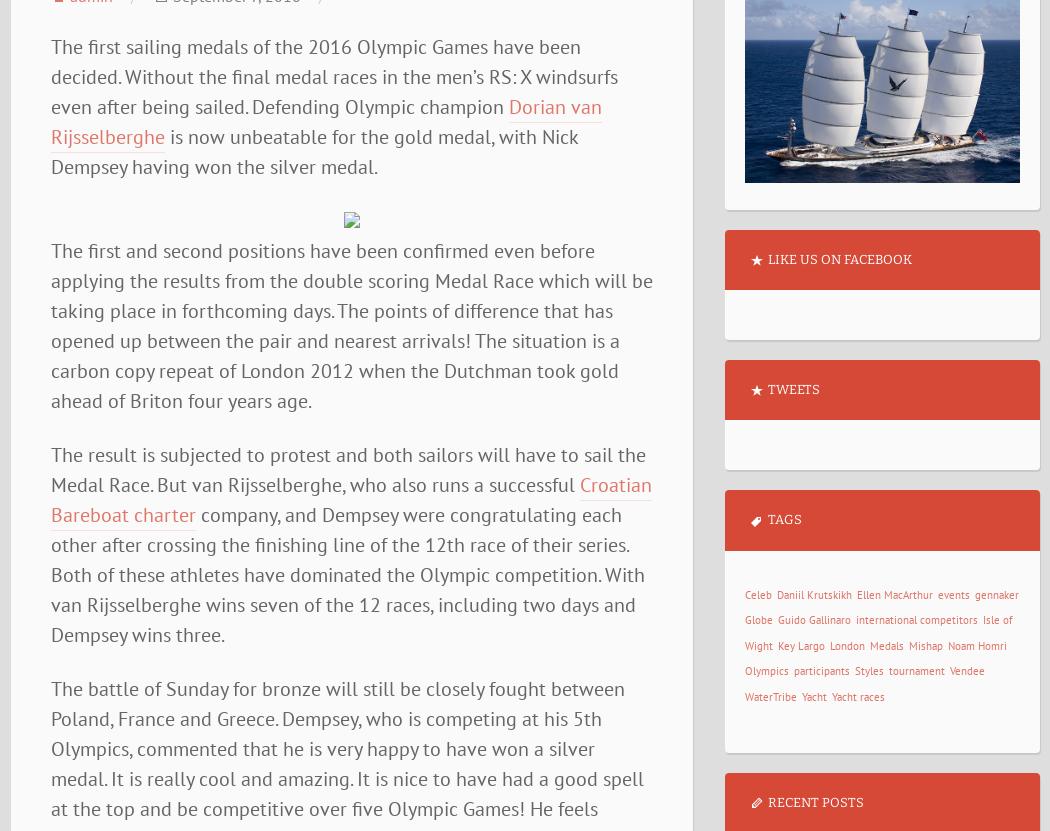 The width and height of the screenshot is (1050, 831). I want to click on 'Vendee', so click(965, 671).